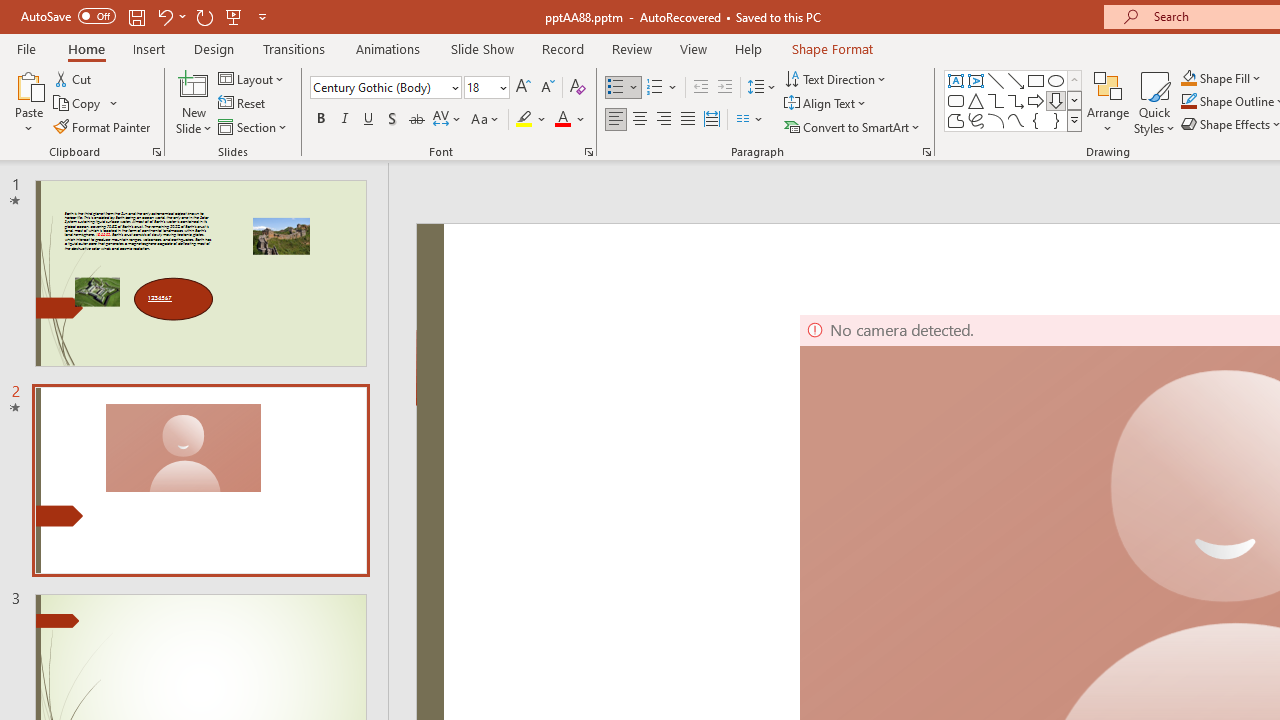 Image resolution: width=1280 pixels, height=720 pixels. Describe the element at coordinates (576, 86) in the screenshot. I see `'Clear Formatting'` at that location.